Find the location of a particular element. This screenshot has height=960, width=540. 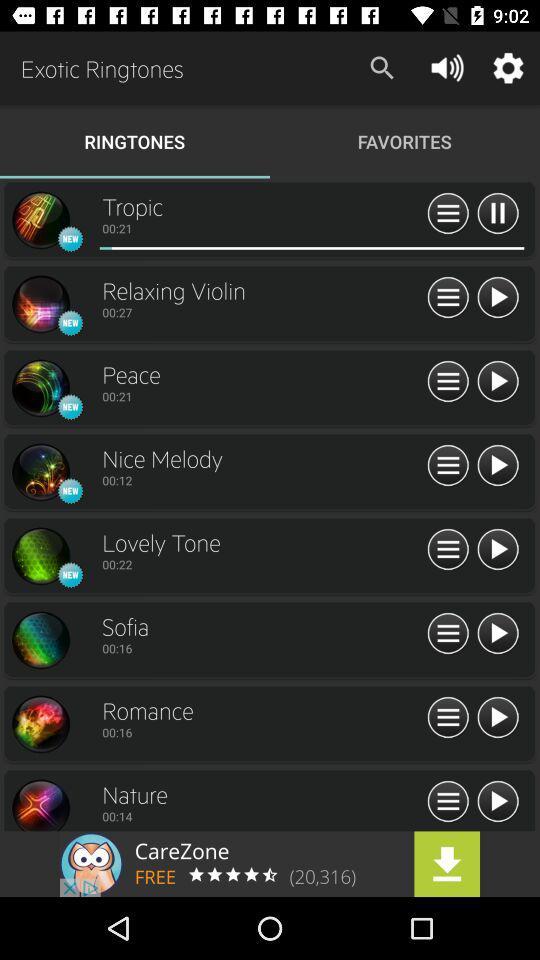

text right to ringtones is located at coordinates (405, 140).